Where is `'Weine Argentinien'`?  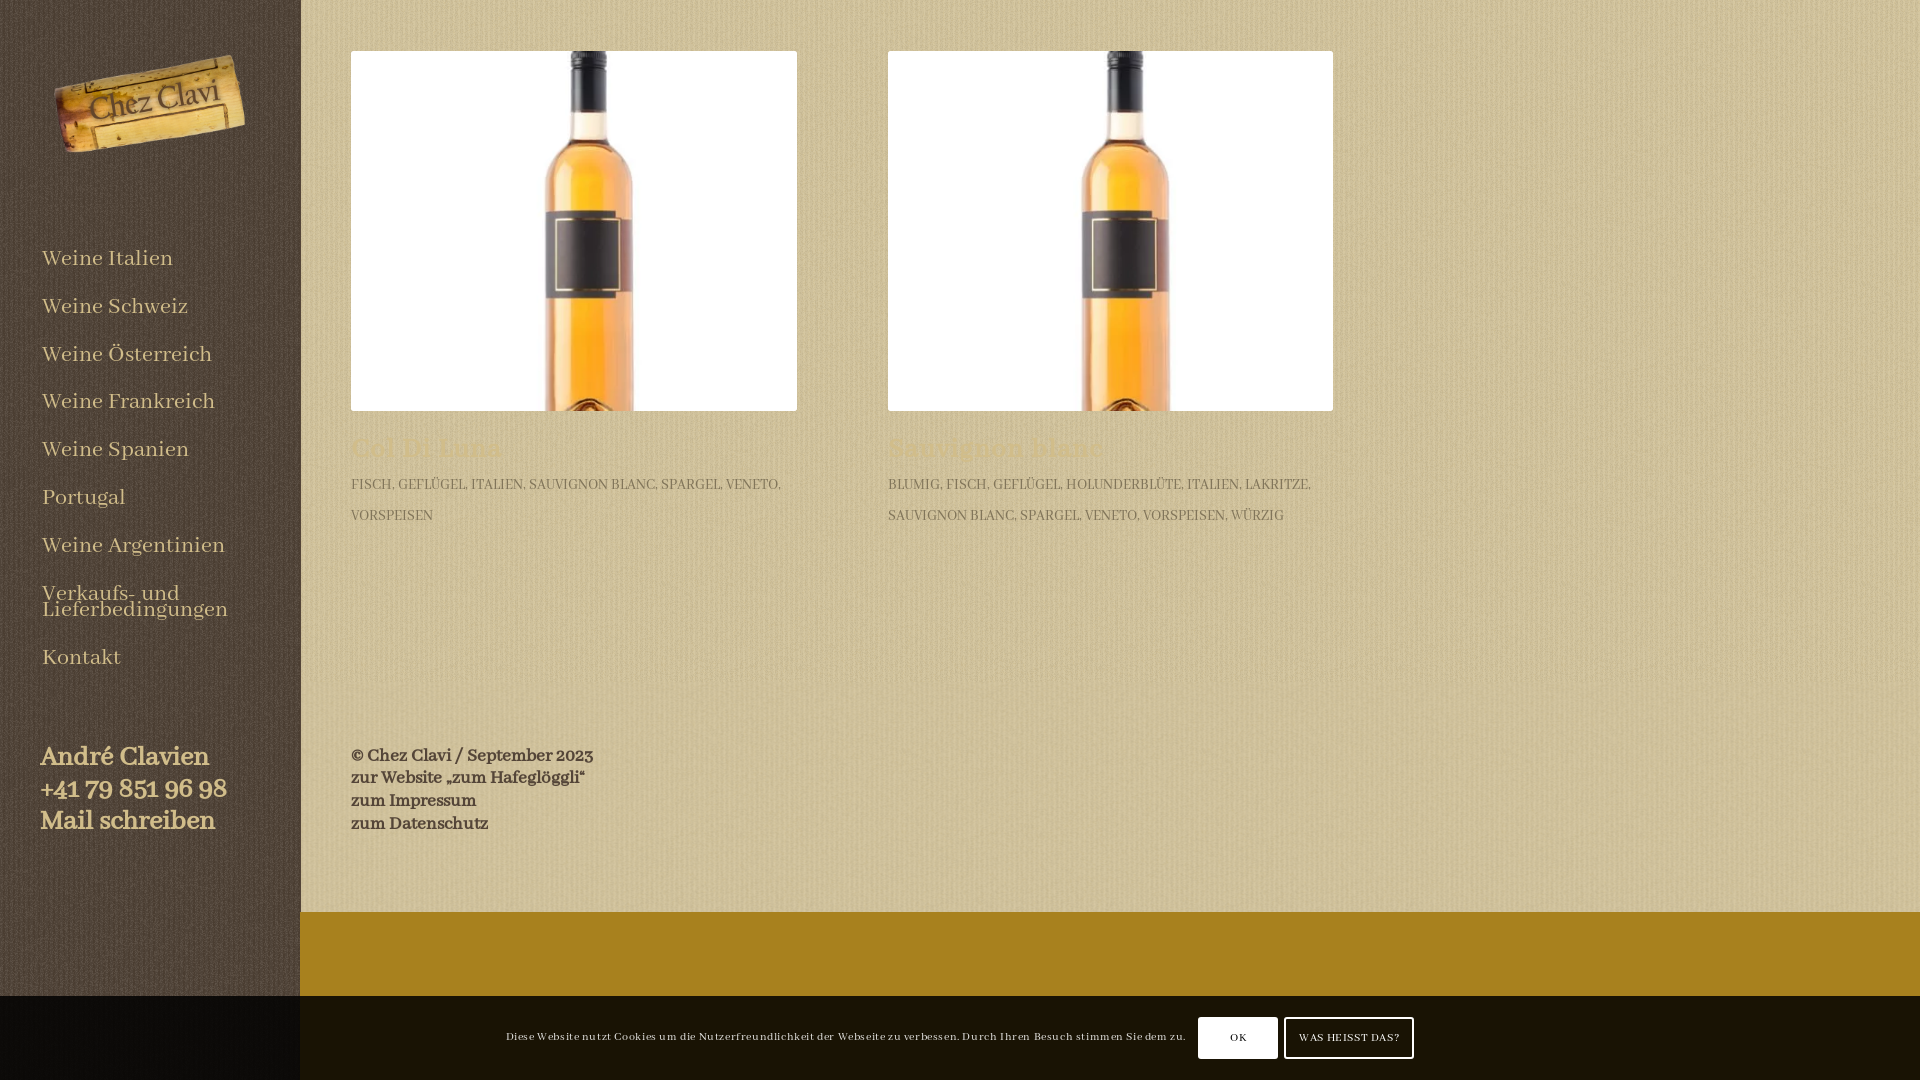 'Weine Argentinien' is located at coordinates (148, 547).